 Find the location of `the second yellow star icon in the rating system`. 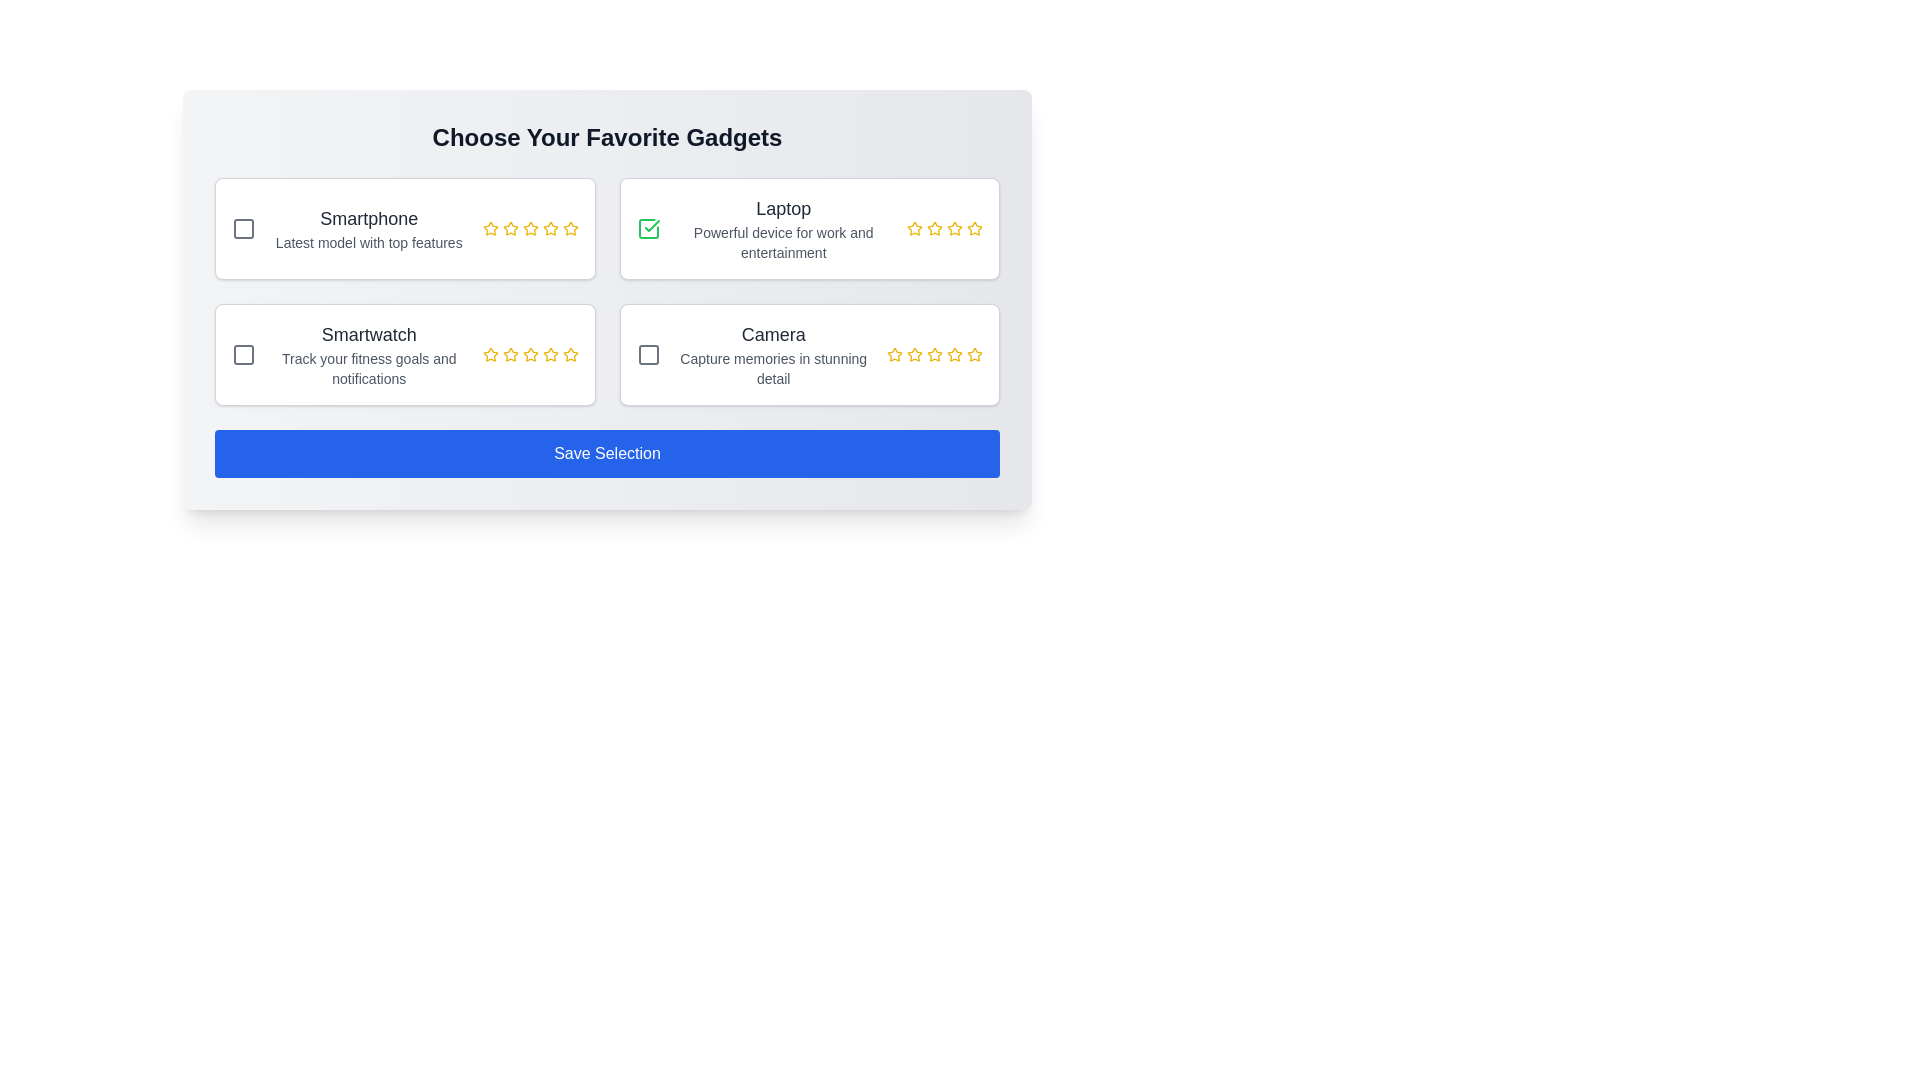

the second yellow star icon in the rating system is located at coordinates (569, 227).